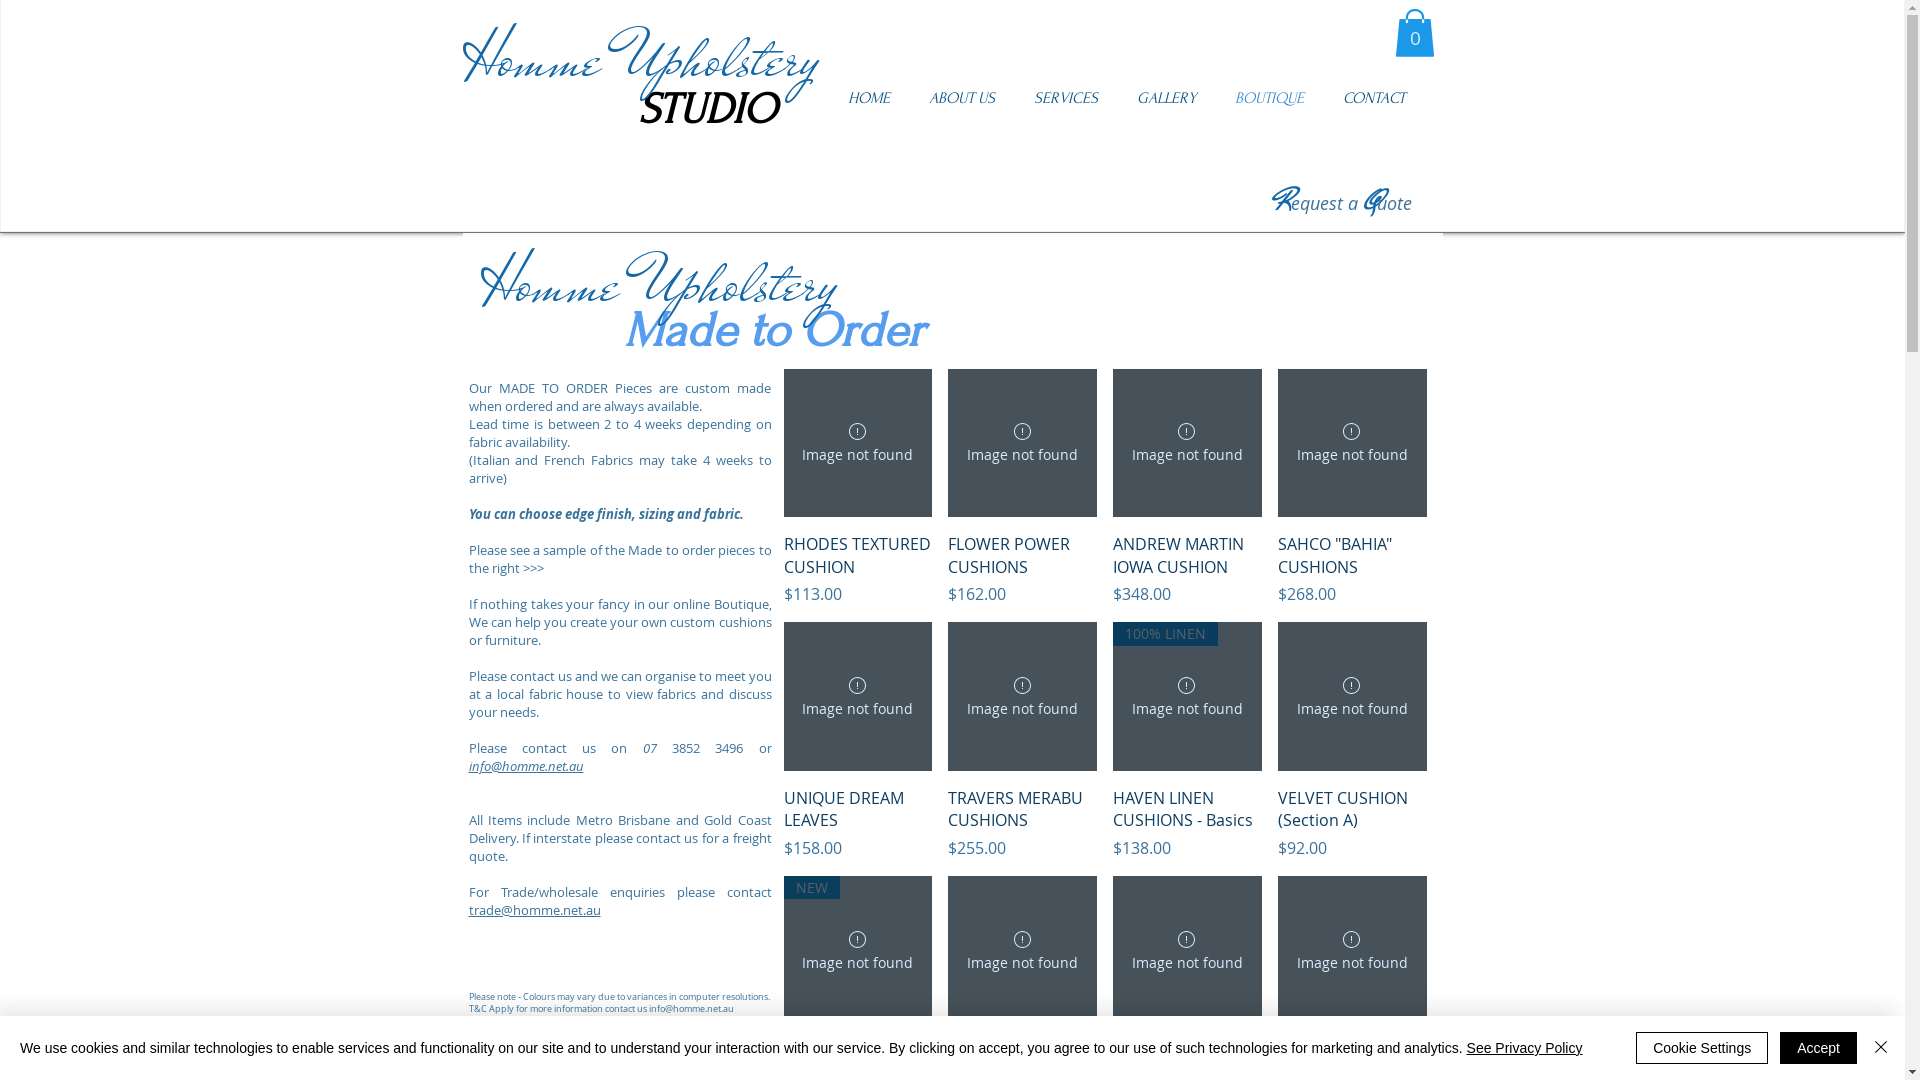 The width and height of the screenshot is (1920, 1080). I want to click on 'Accept', so click(1818, 1047).